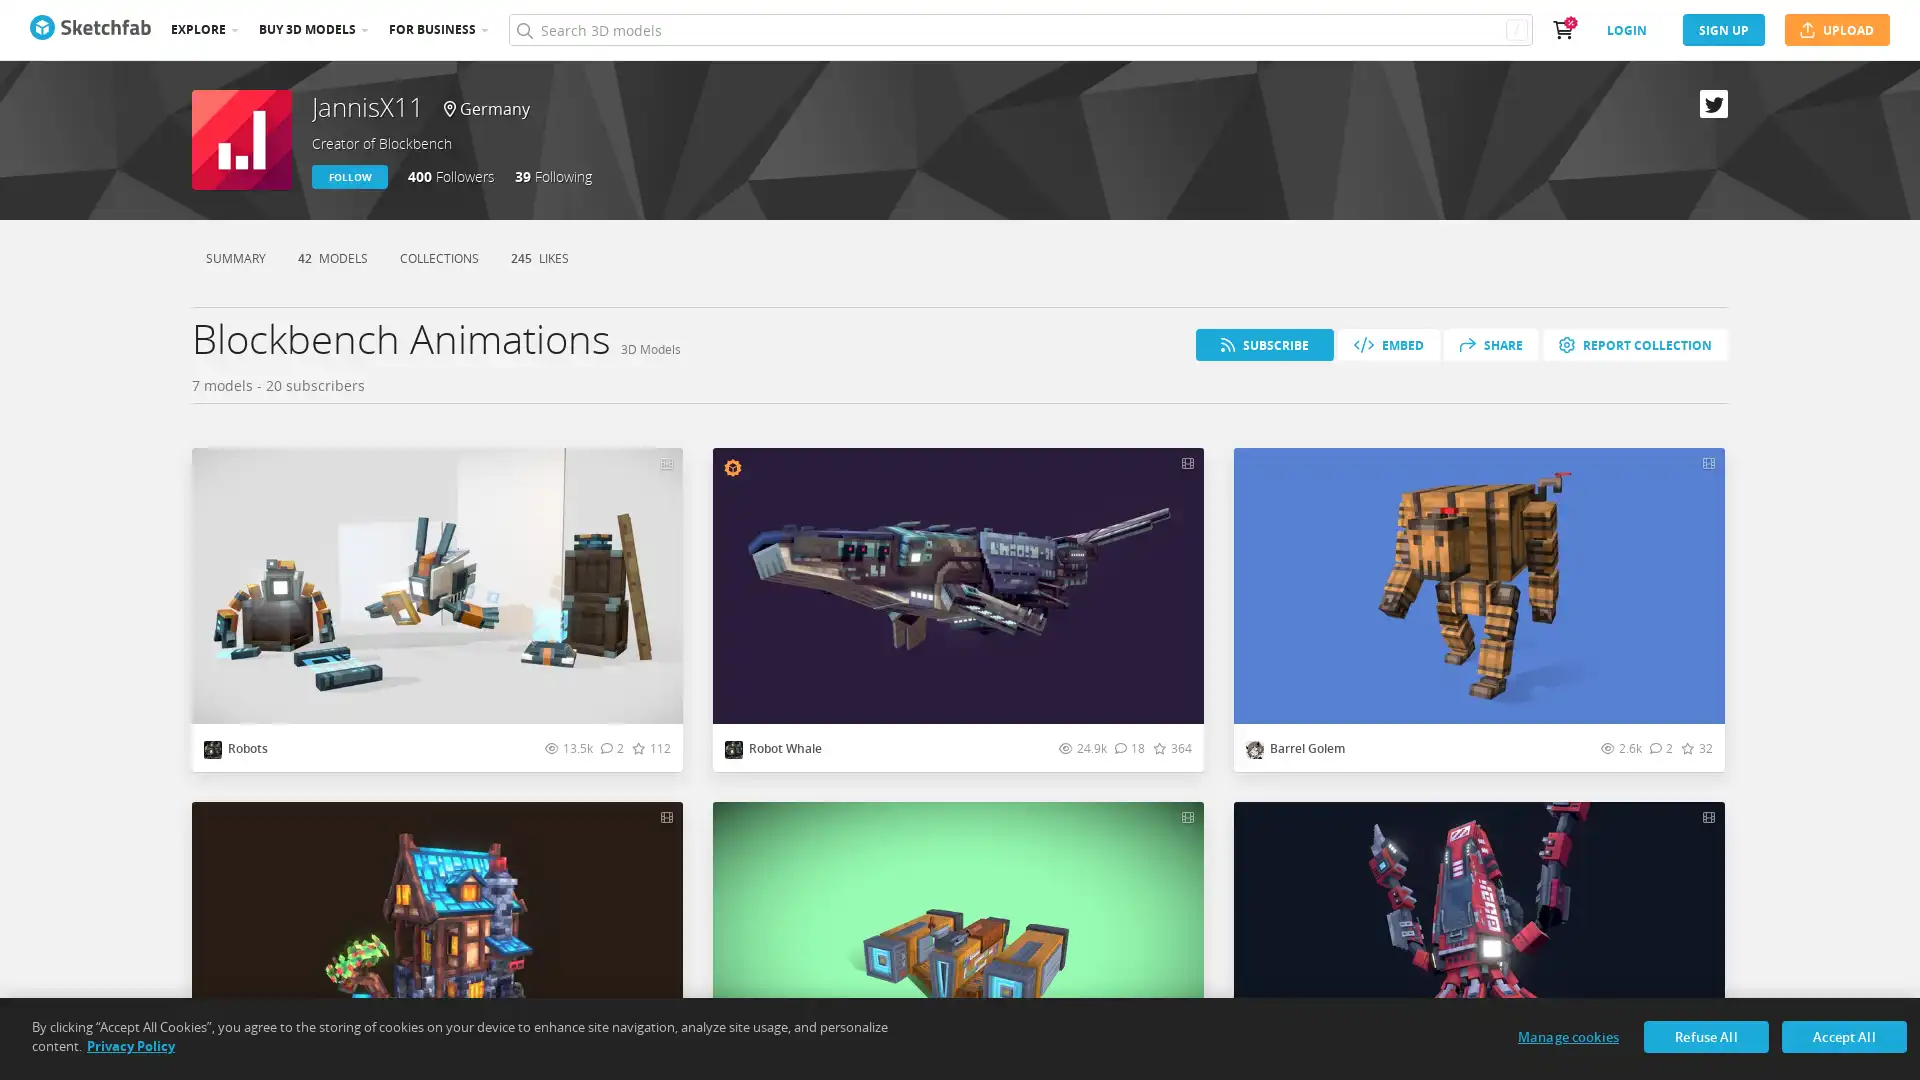  I want to click on Refuse All, so click(1705, 1036).